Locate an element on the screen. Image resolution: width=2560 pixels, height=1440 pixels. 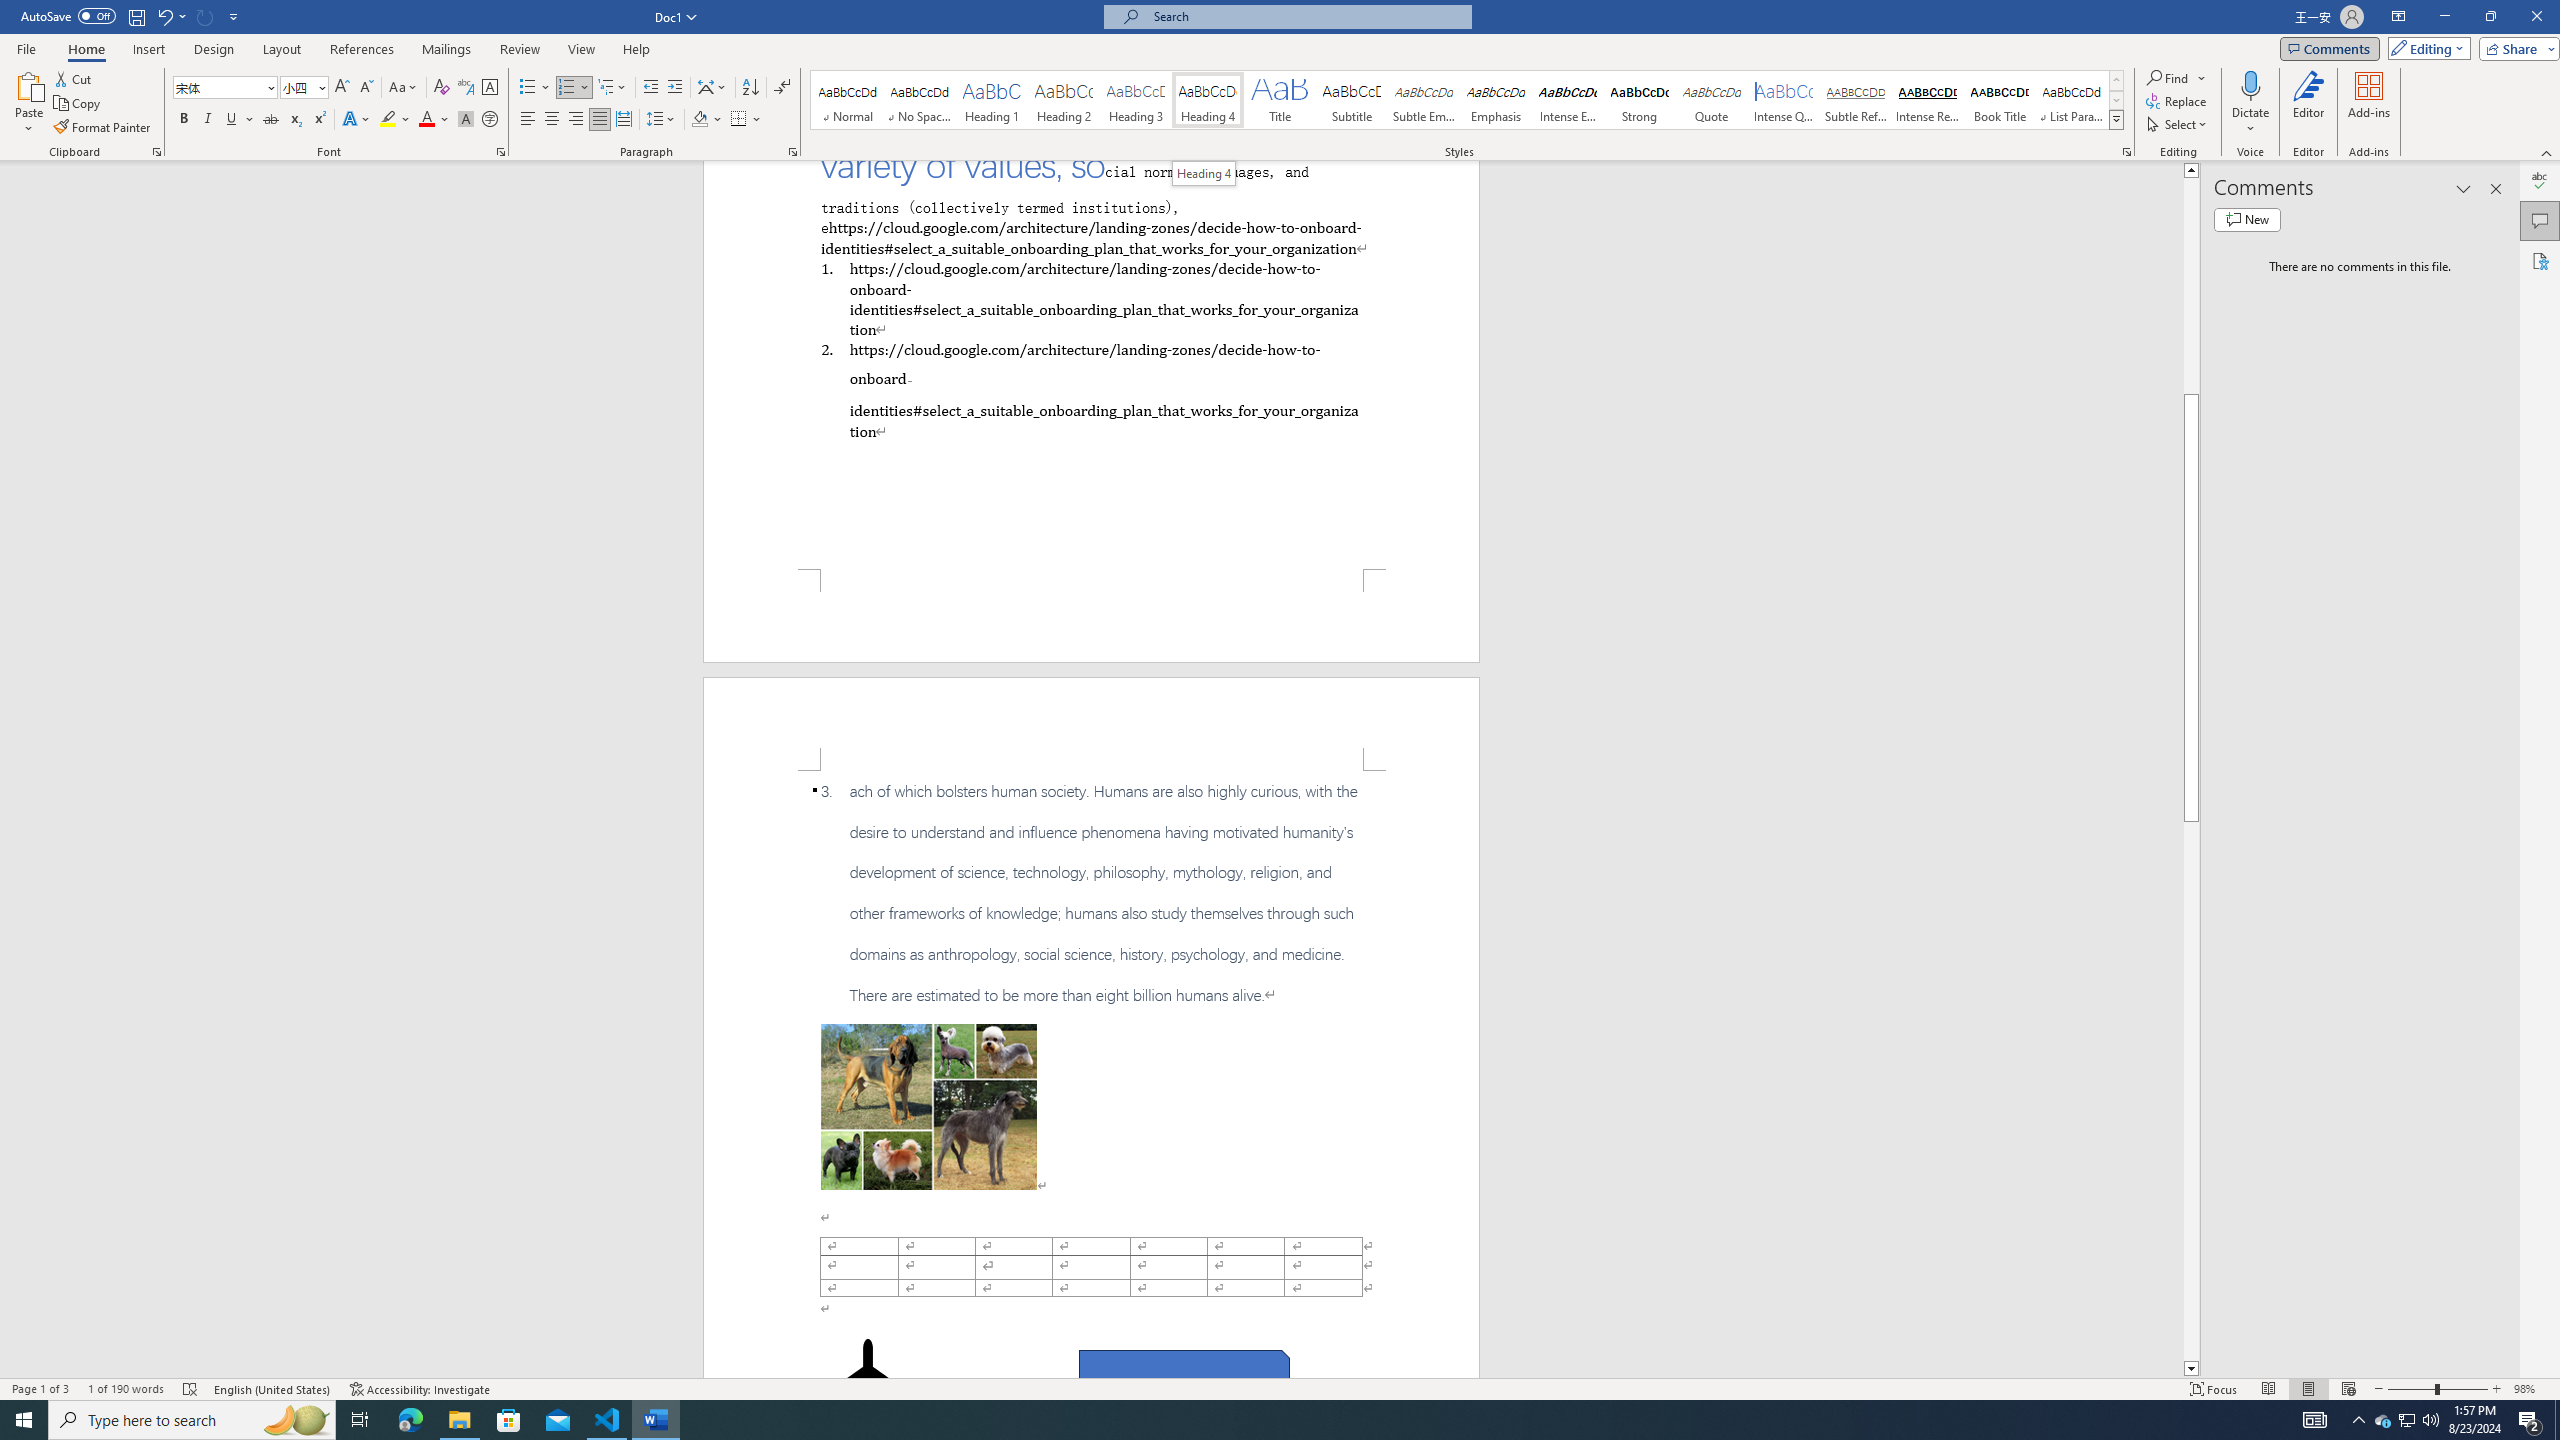
'Multilevel List' is located at coordinates (611, 87).